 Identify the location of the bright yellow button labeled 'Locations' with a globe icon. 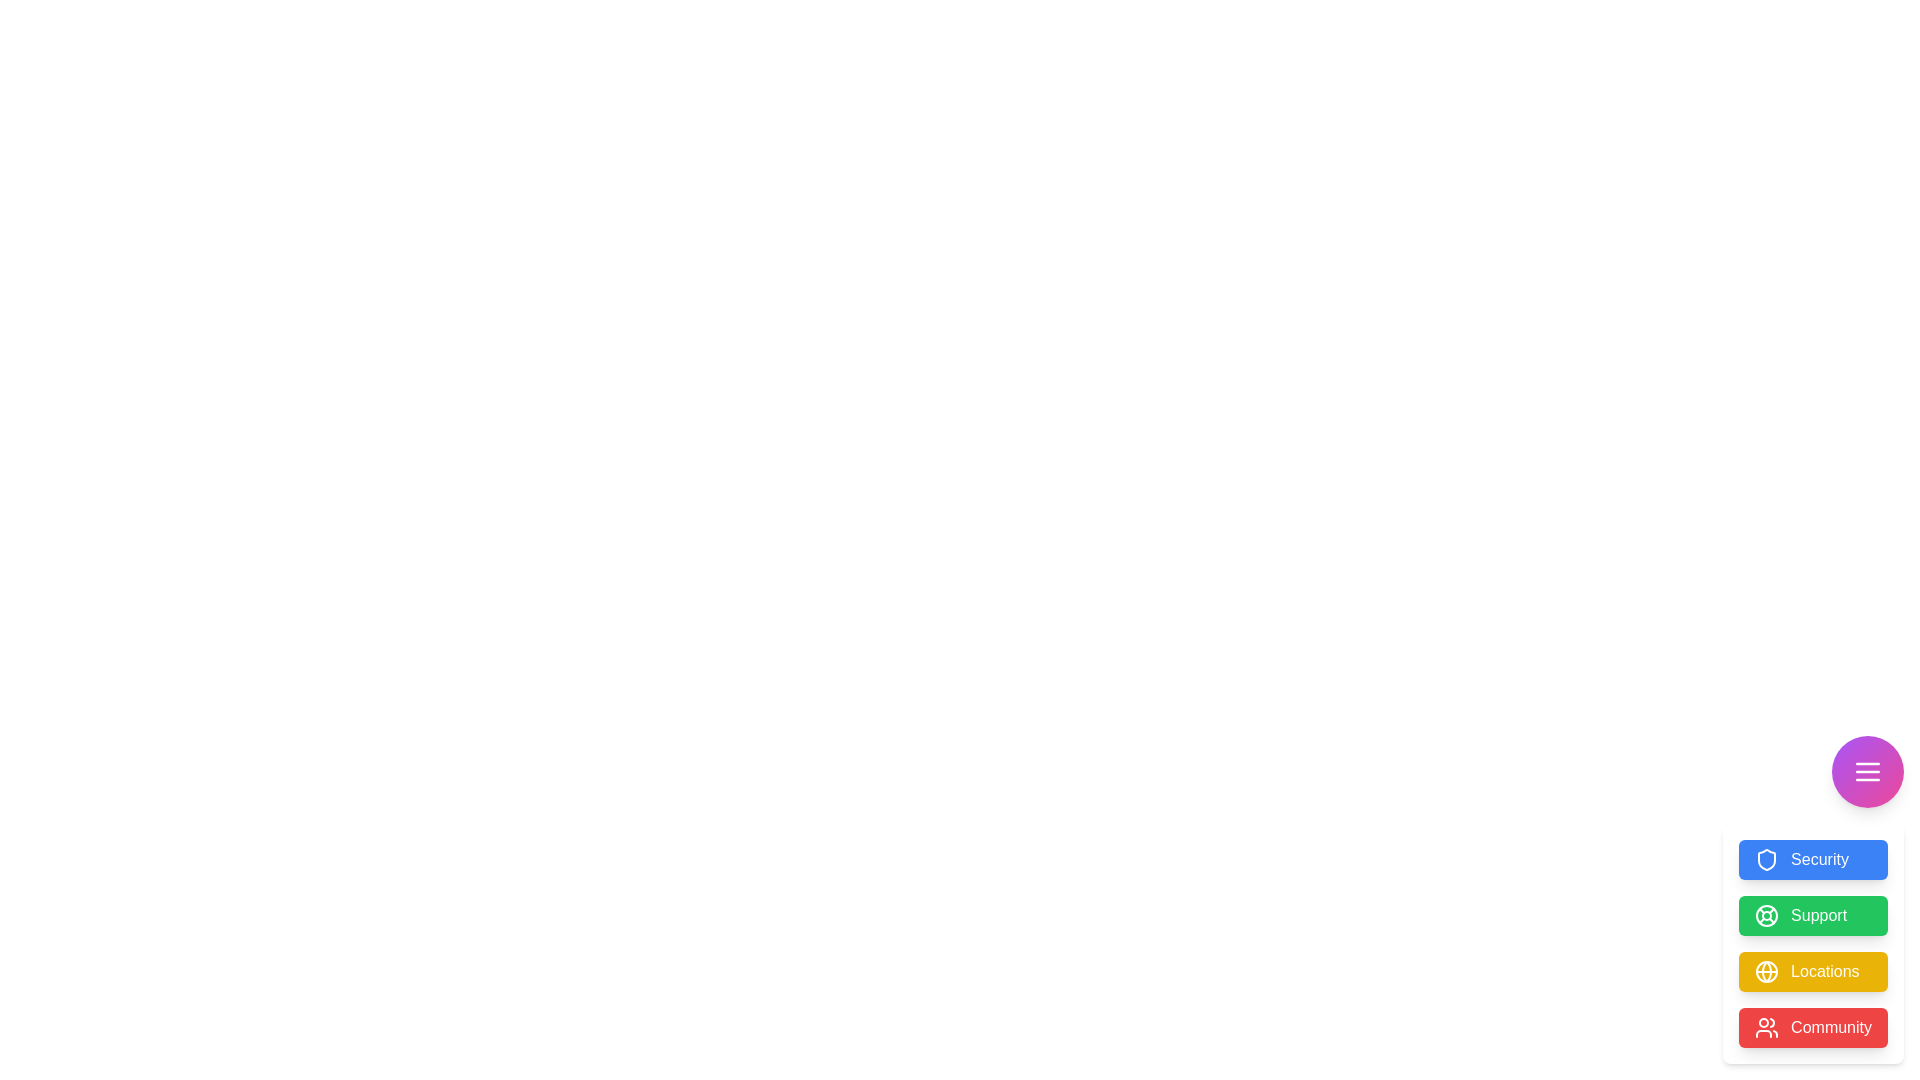
(1813, 944).